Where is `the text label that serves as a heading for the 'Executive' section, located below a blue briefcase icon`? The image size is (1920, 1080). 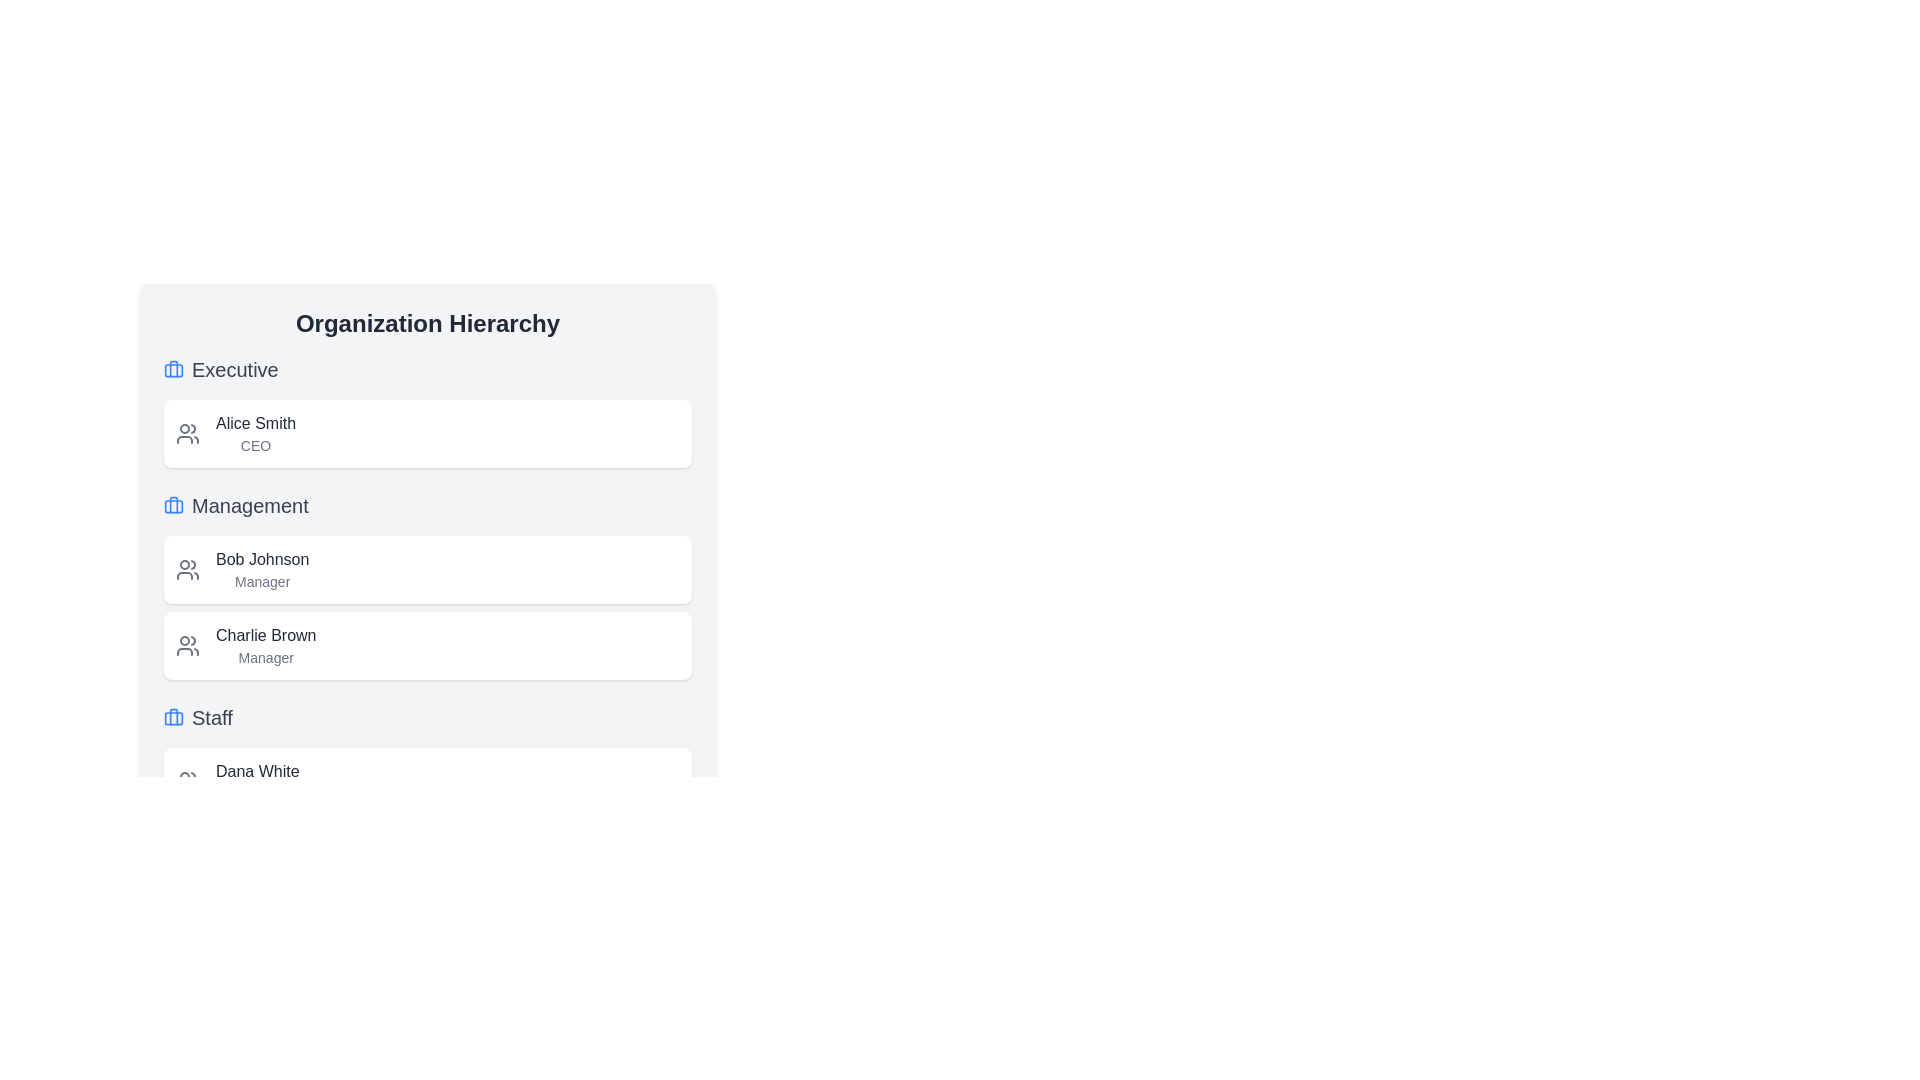
the text label that serves as a heading for the 'Executive' section, located below a blue briefcase icon is located at coordinates (235, 370).